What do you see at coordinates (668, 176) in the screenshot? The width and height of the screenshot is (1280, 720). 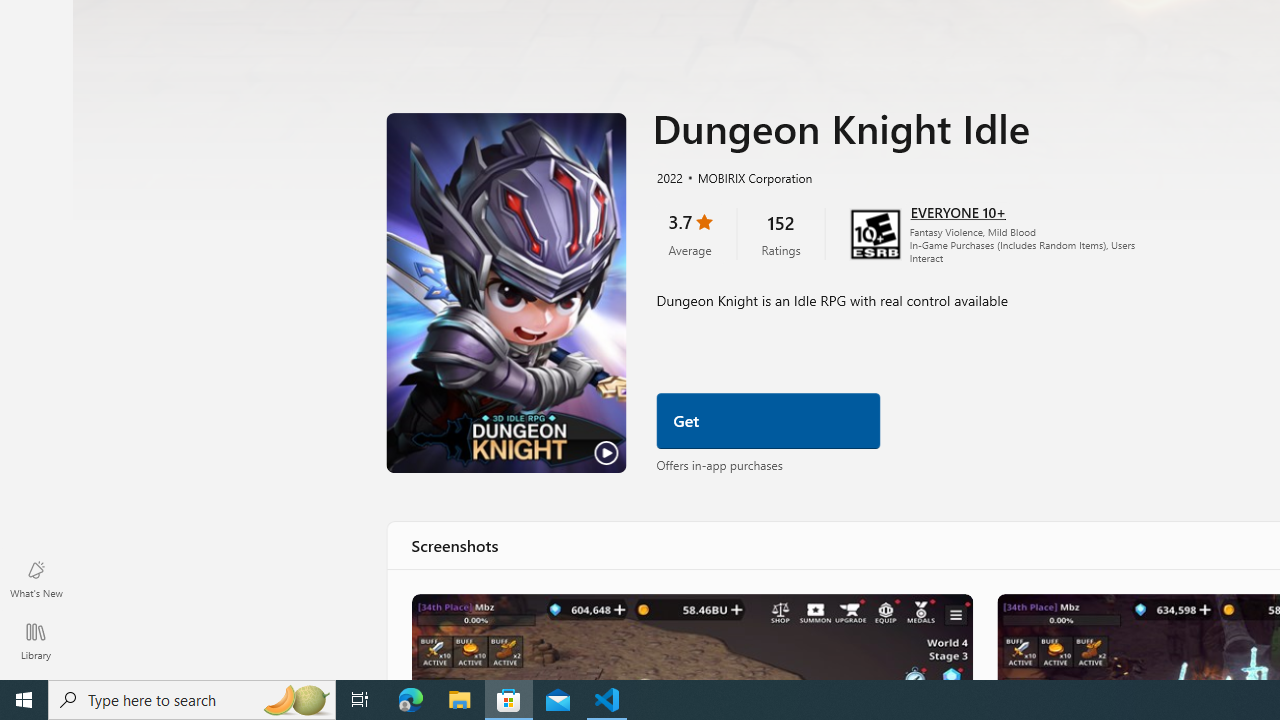 I see `'2022'` at bounding box center [668, 176].